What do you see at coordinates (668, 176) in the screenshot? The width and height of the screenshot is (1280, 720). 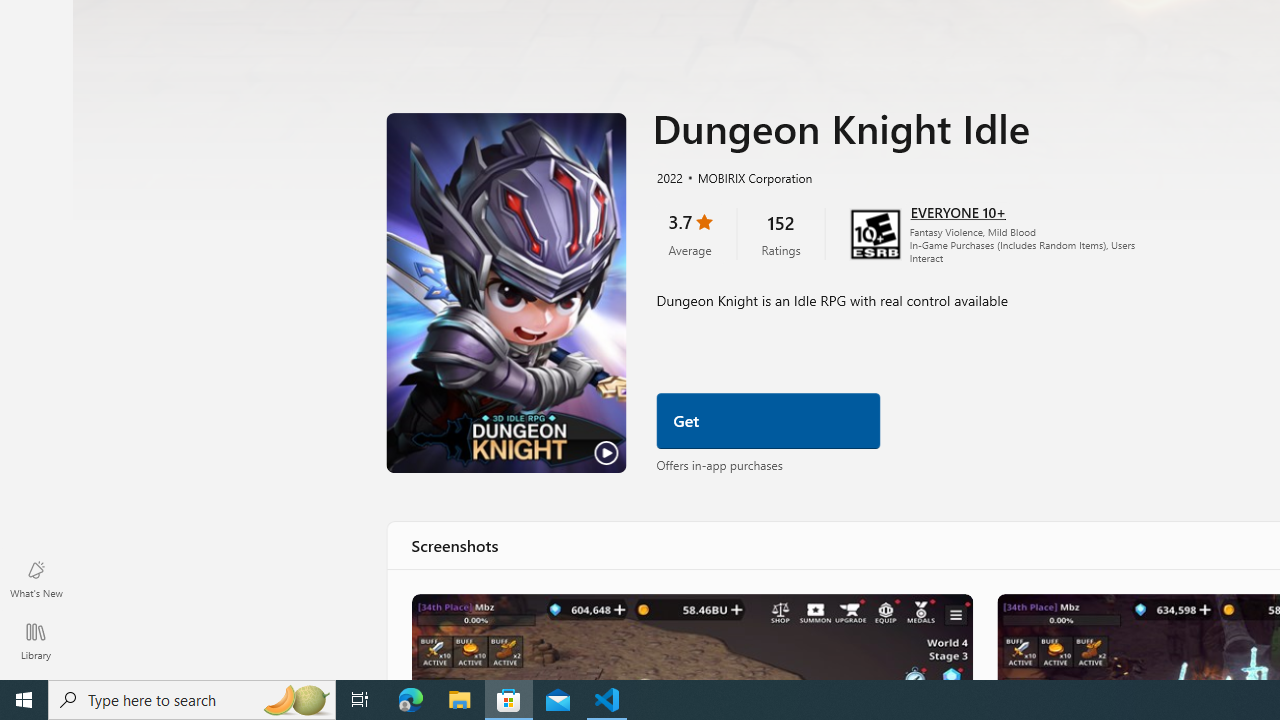 I see `'2022'` at bounding box center [668, 176].